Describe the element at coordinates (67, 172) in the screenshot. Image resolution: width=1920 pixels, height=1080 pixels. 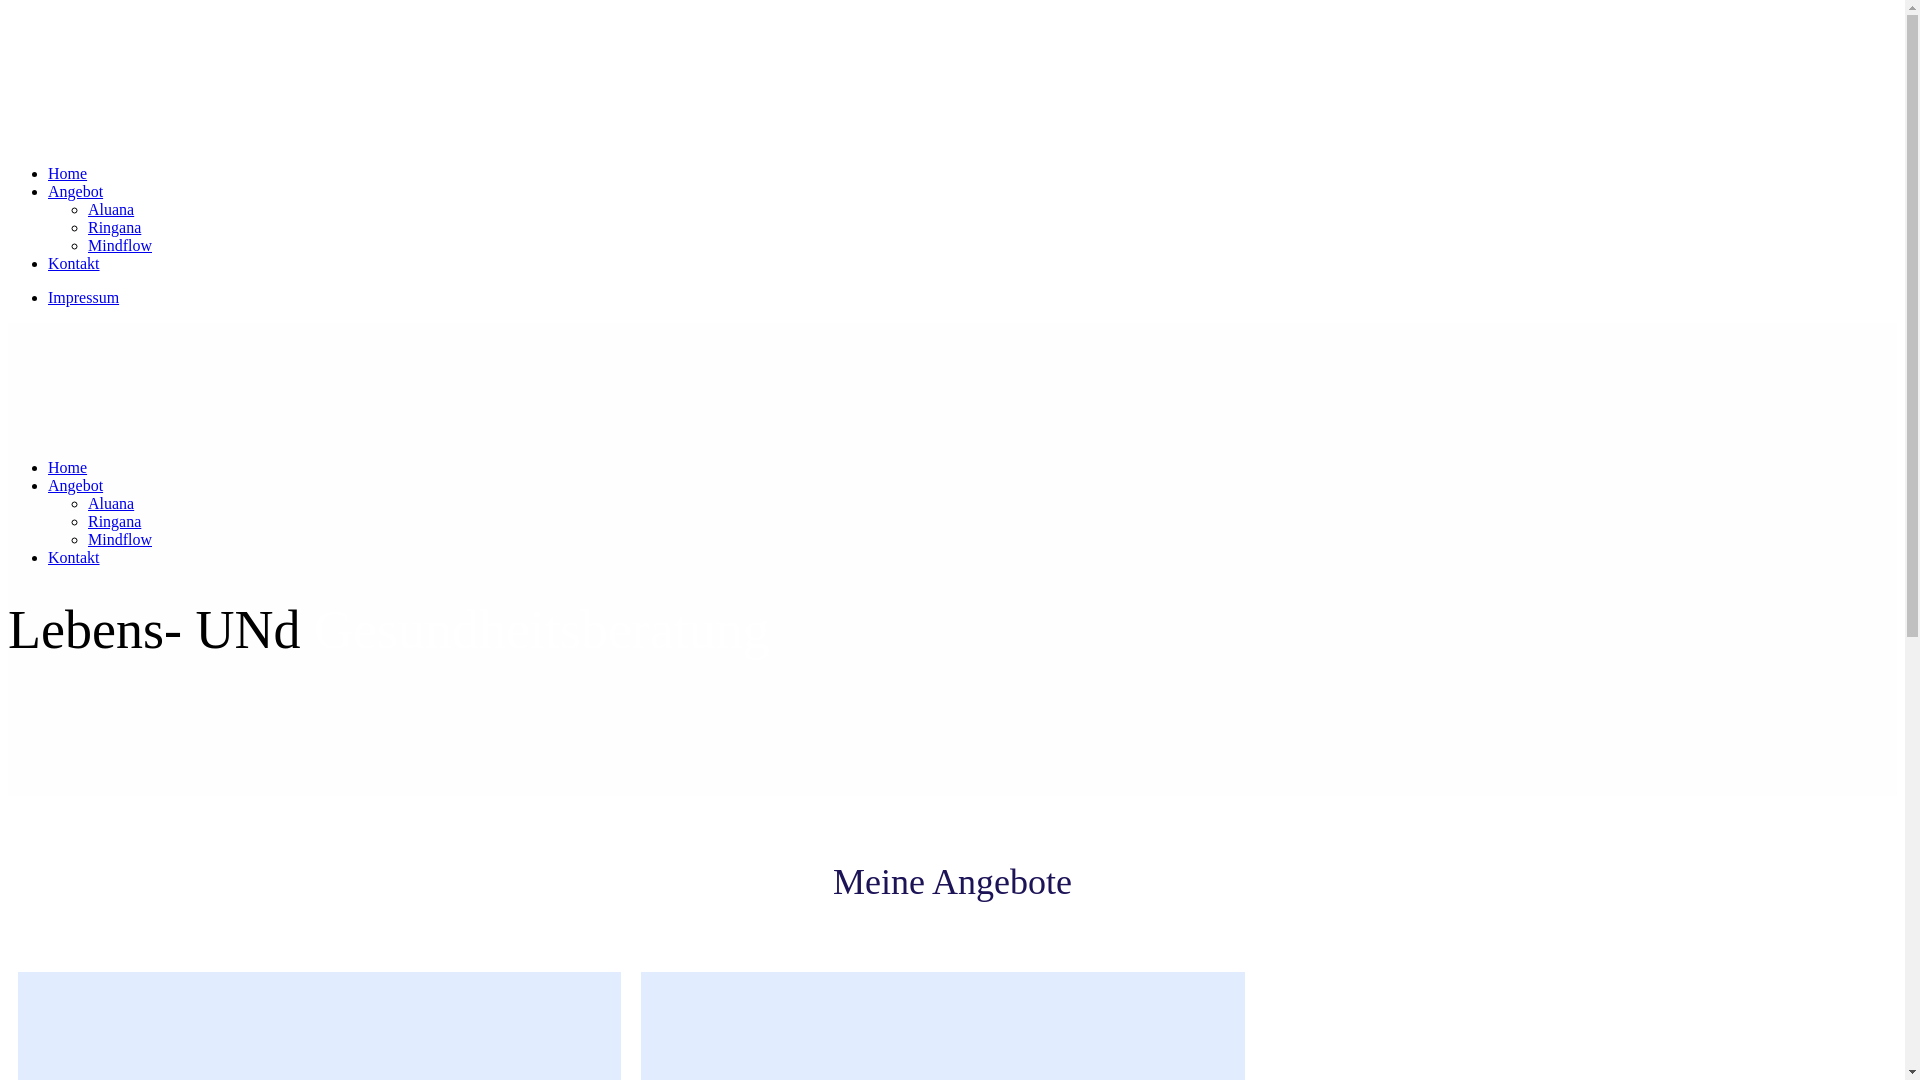
I see `'Home'` at that location.